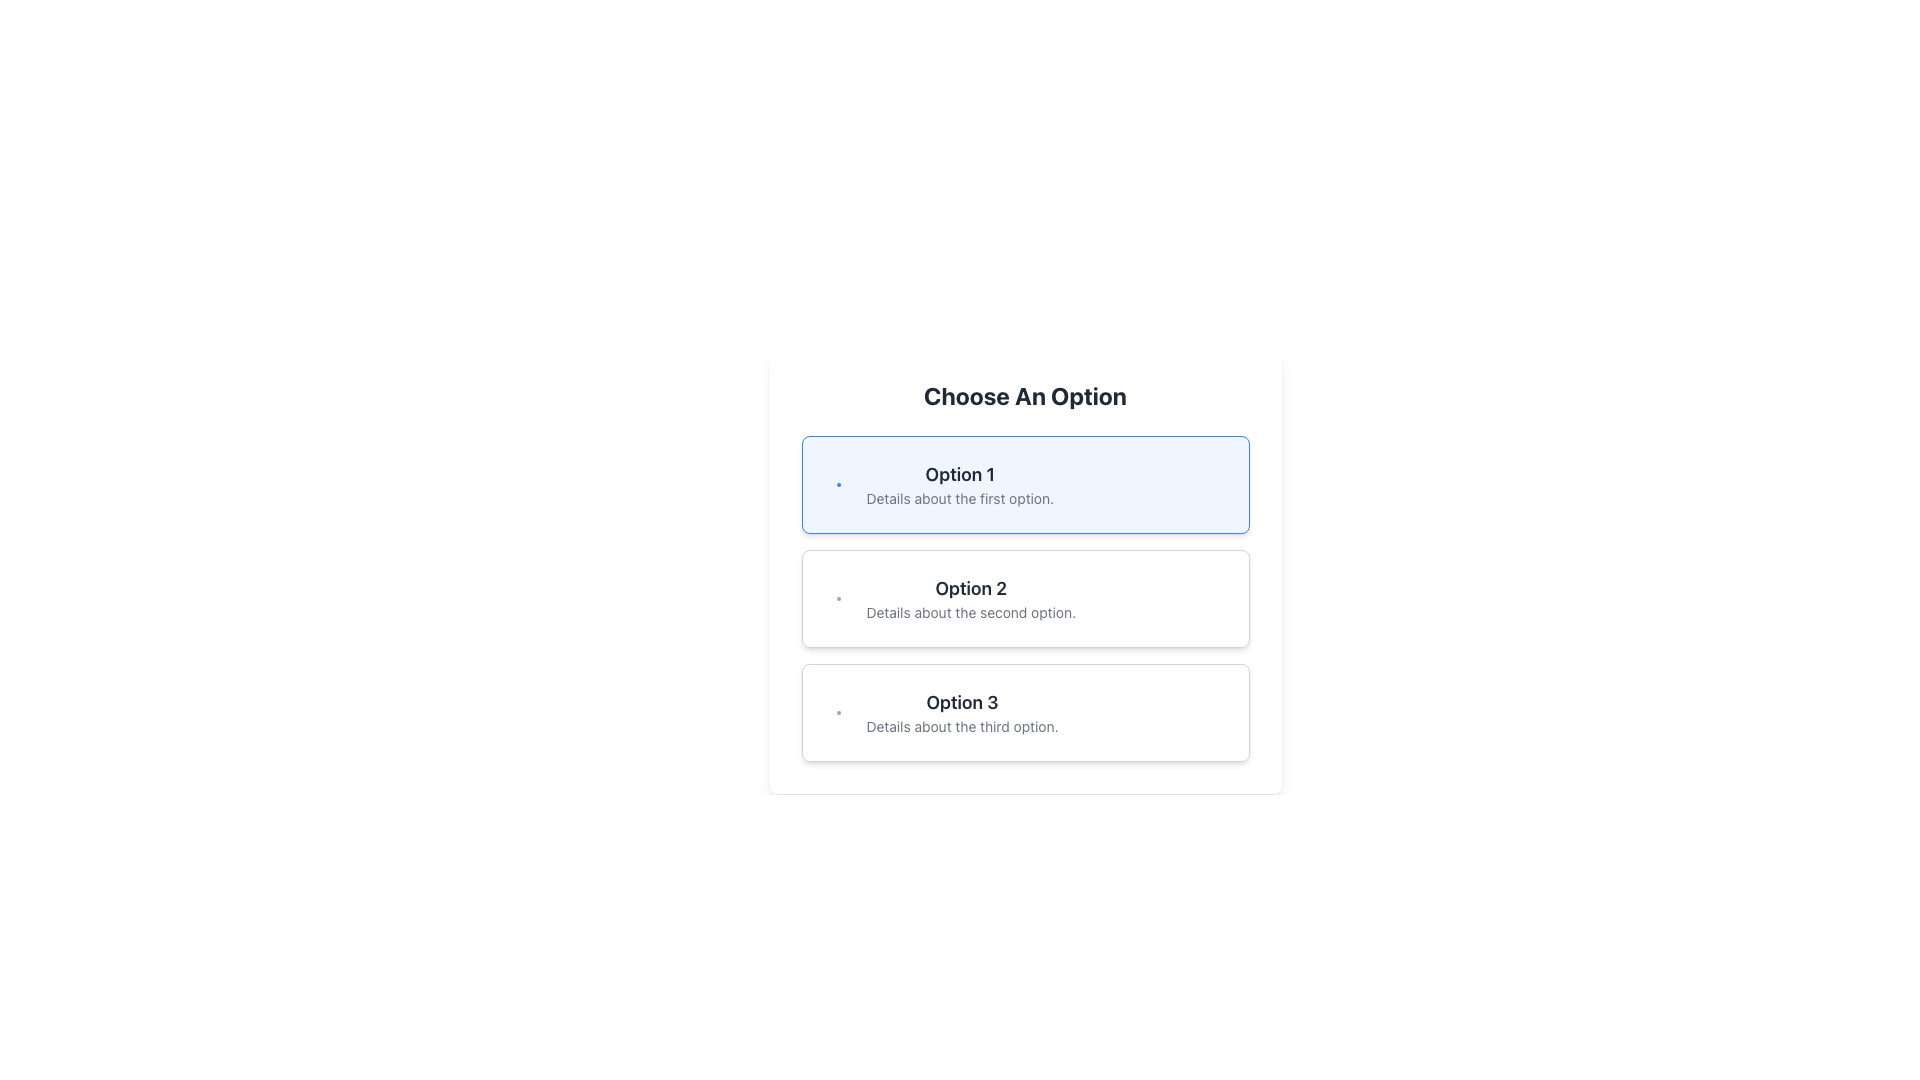 Image resolution: width=1920 pixels, height=1080 pixels. Describe the element at coordinates (838, 597) in the screenshot. I see `the small gray circular dot located at the top-left corner of the 'Option 2' card, which serves as a graphical marker` at that location.